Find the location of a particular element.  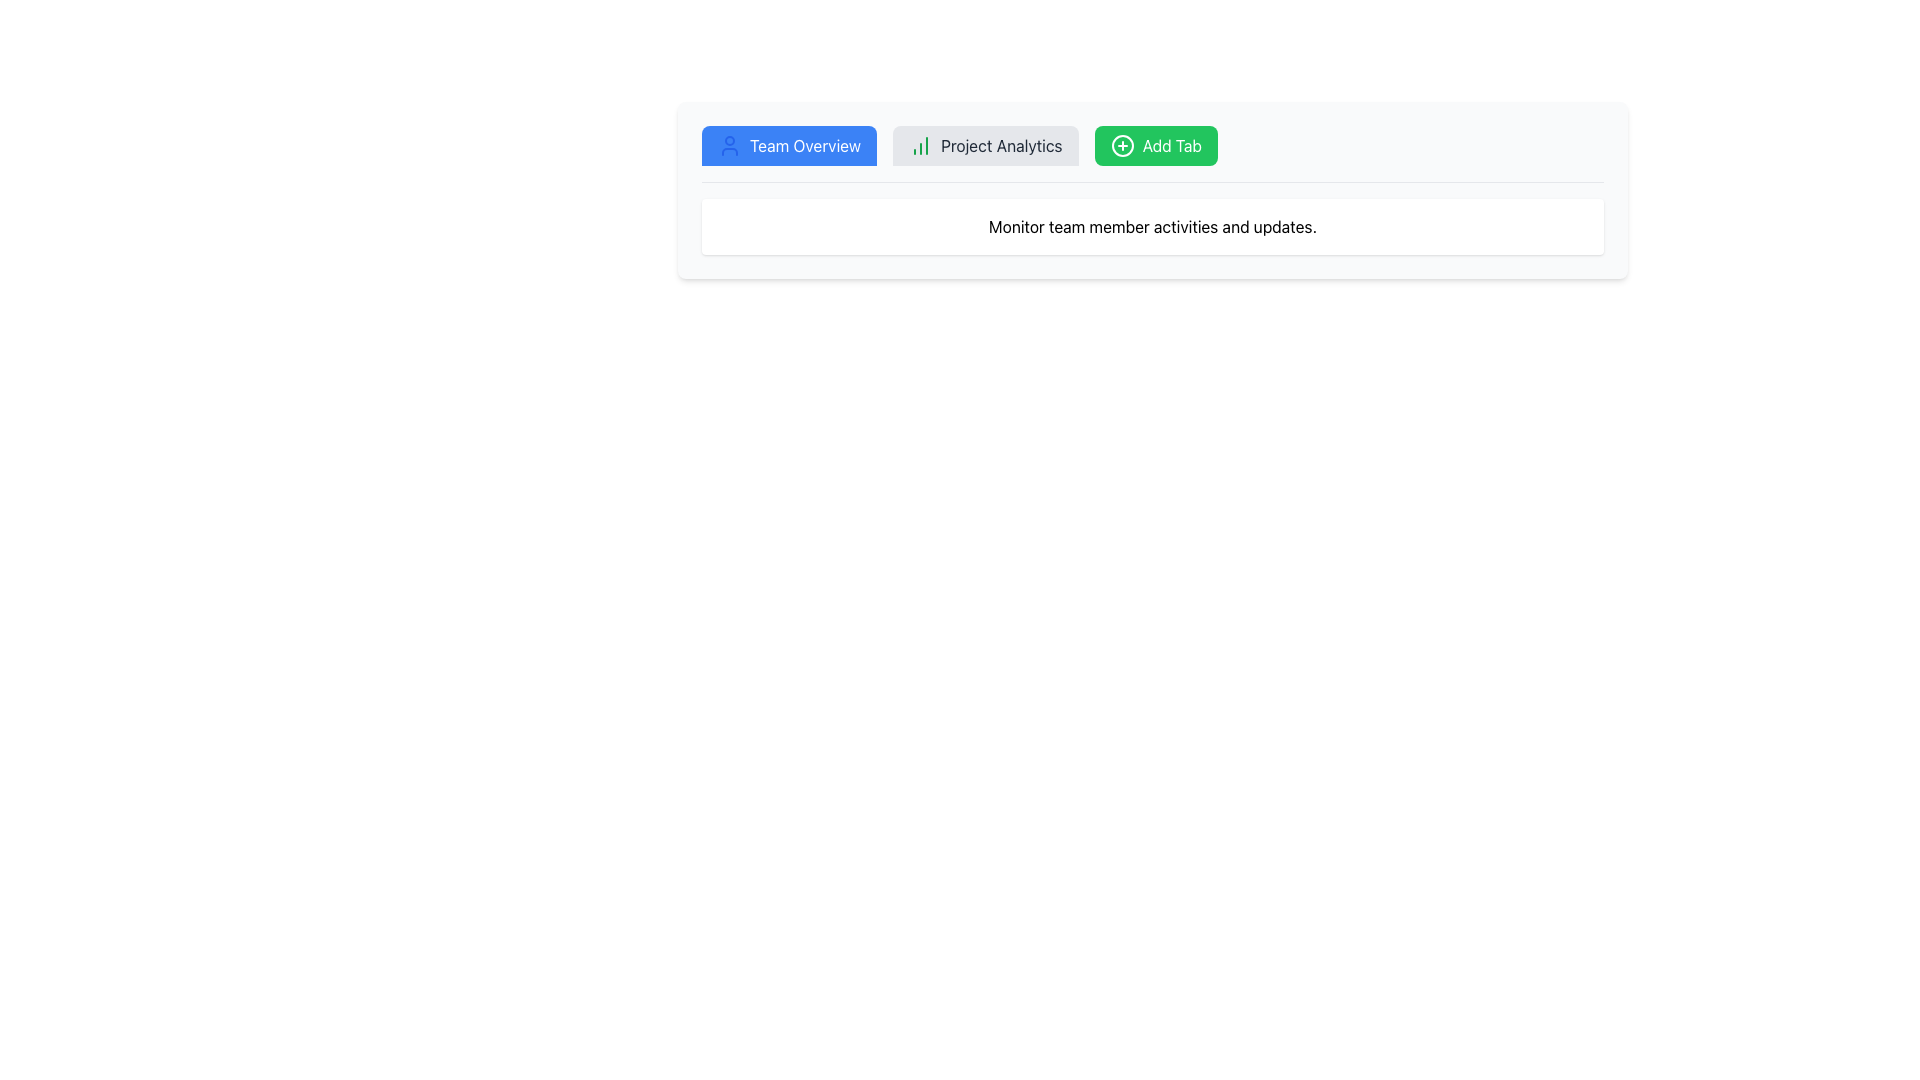

the circular icon with a plus sign, which is located to the left of the 'Add Tab' button and has a green background is located at coordinates (1122, 145).